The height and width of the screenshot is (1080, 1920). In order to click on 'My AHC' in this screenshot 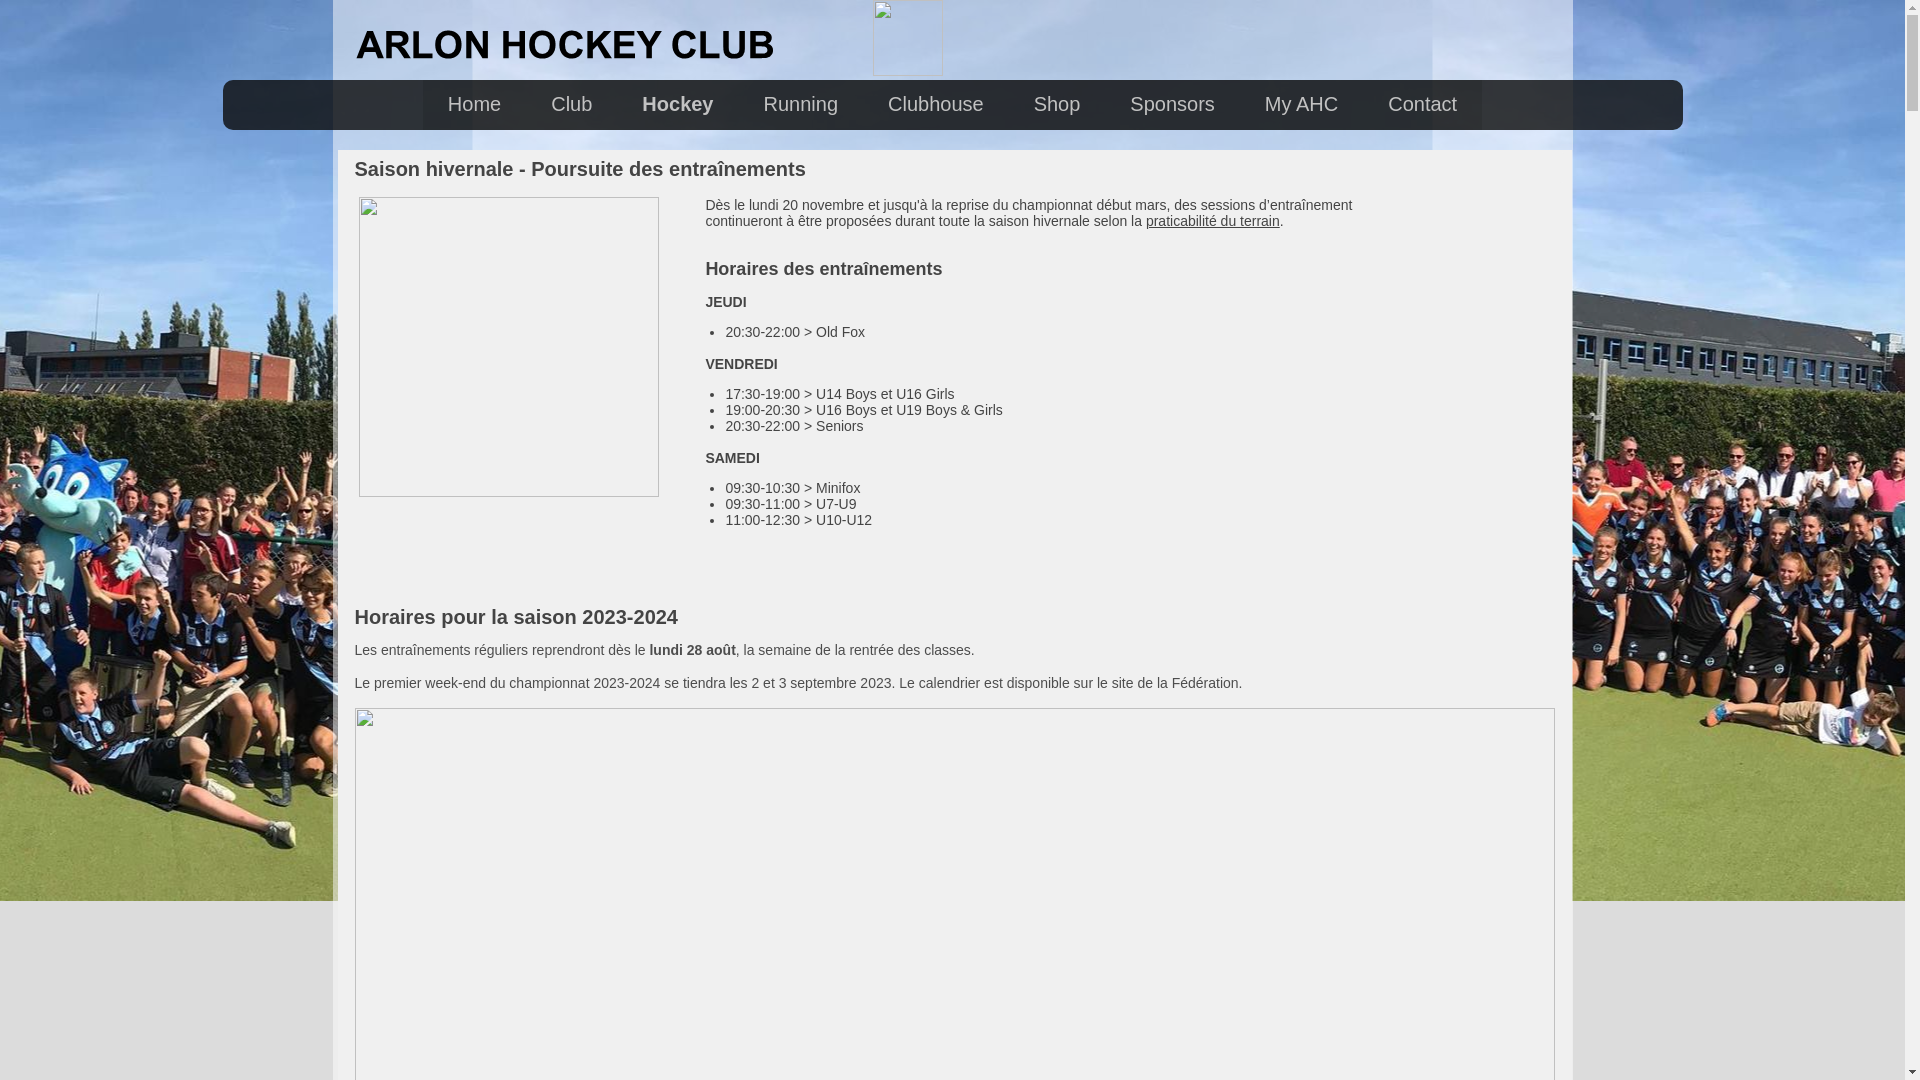, I will do `click(1301, 104)`.